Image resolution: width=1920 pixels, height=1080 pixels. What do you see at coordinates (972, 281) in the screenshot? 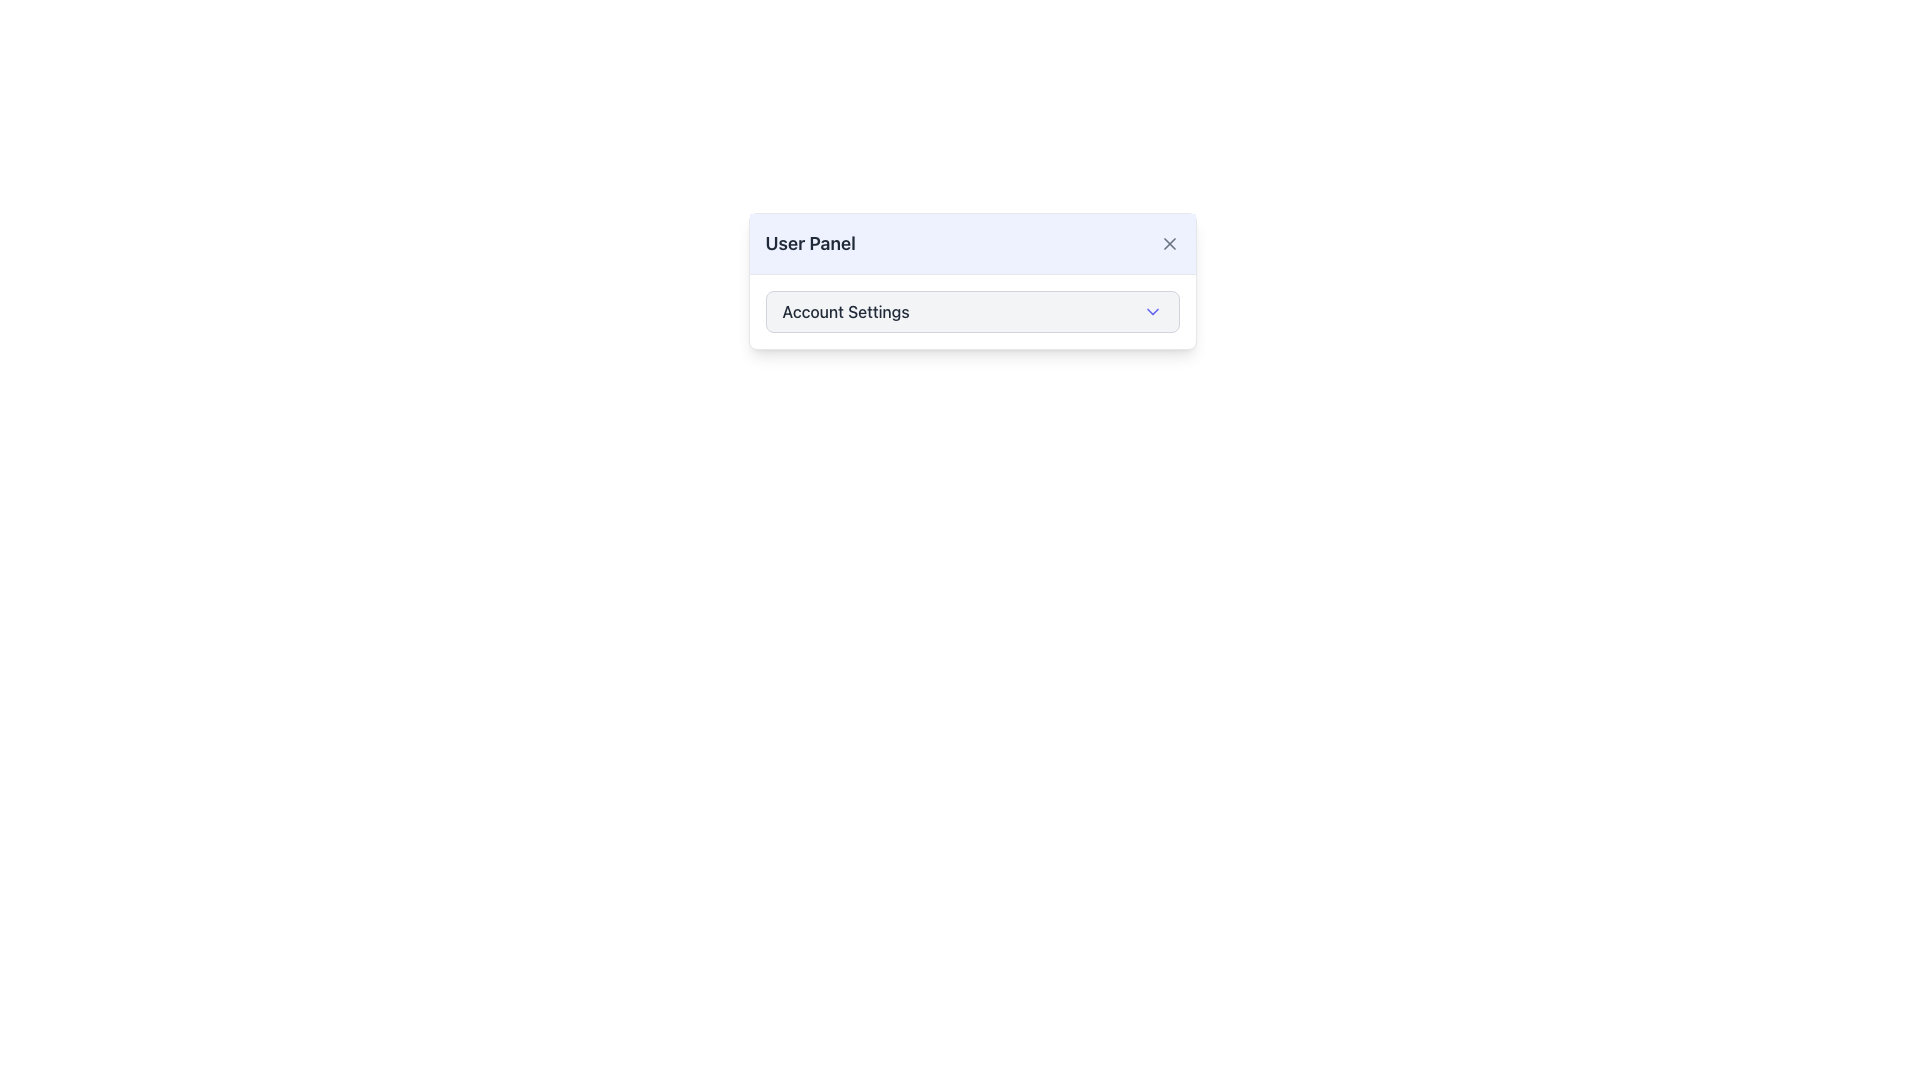
I see `the Dropdown menu located in the user settings panel` at bounding box center [972, 281].